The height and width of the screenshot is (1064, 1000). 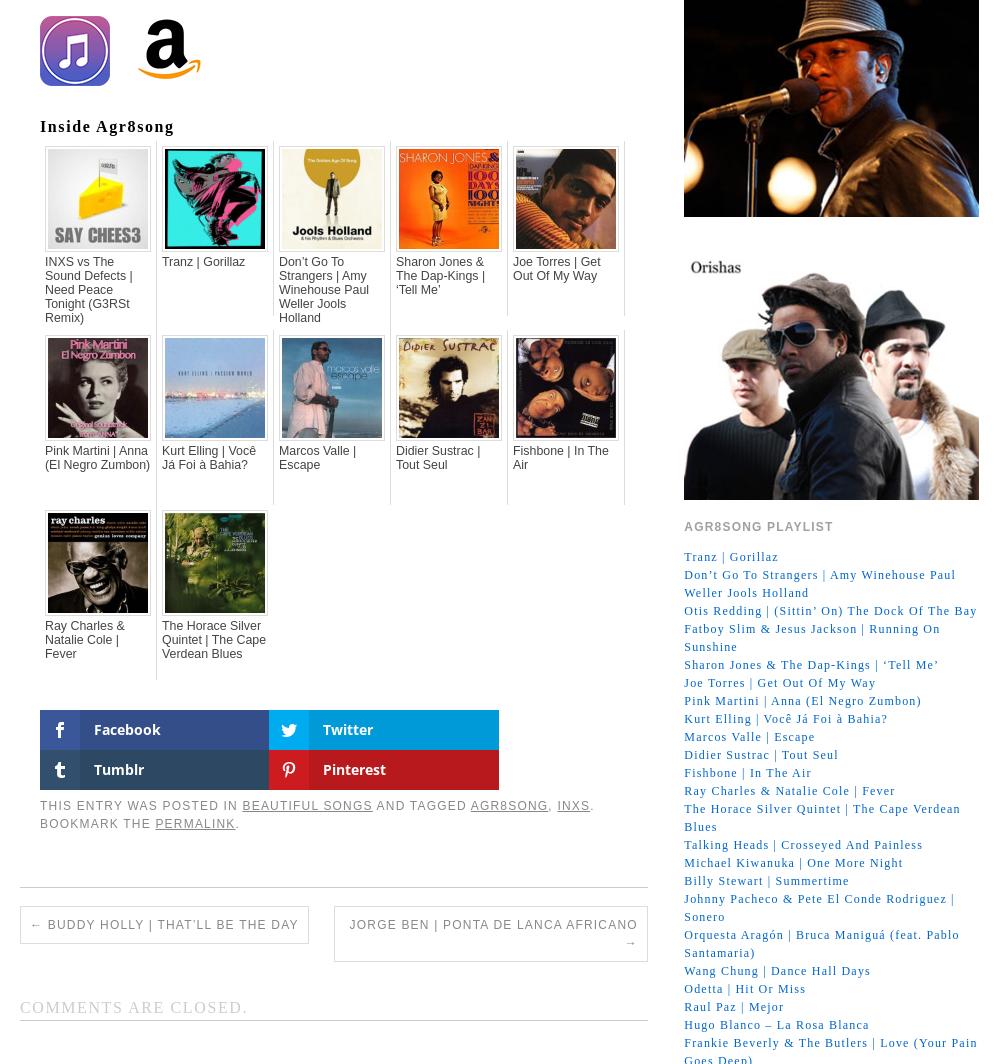 What do you see at coordinates (509, 725) in the screenshot?
I see `'Agr8song'` at bounding box center [509, 725].